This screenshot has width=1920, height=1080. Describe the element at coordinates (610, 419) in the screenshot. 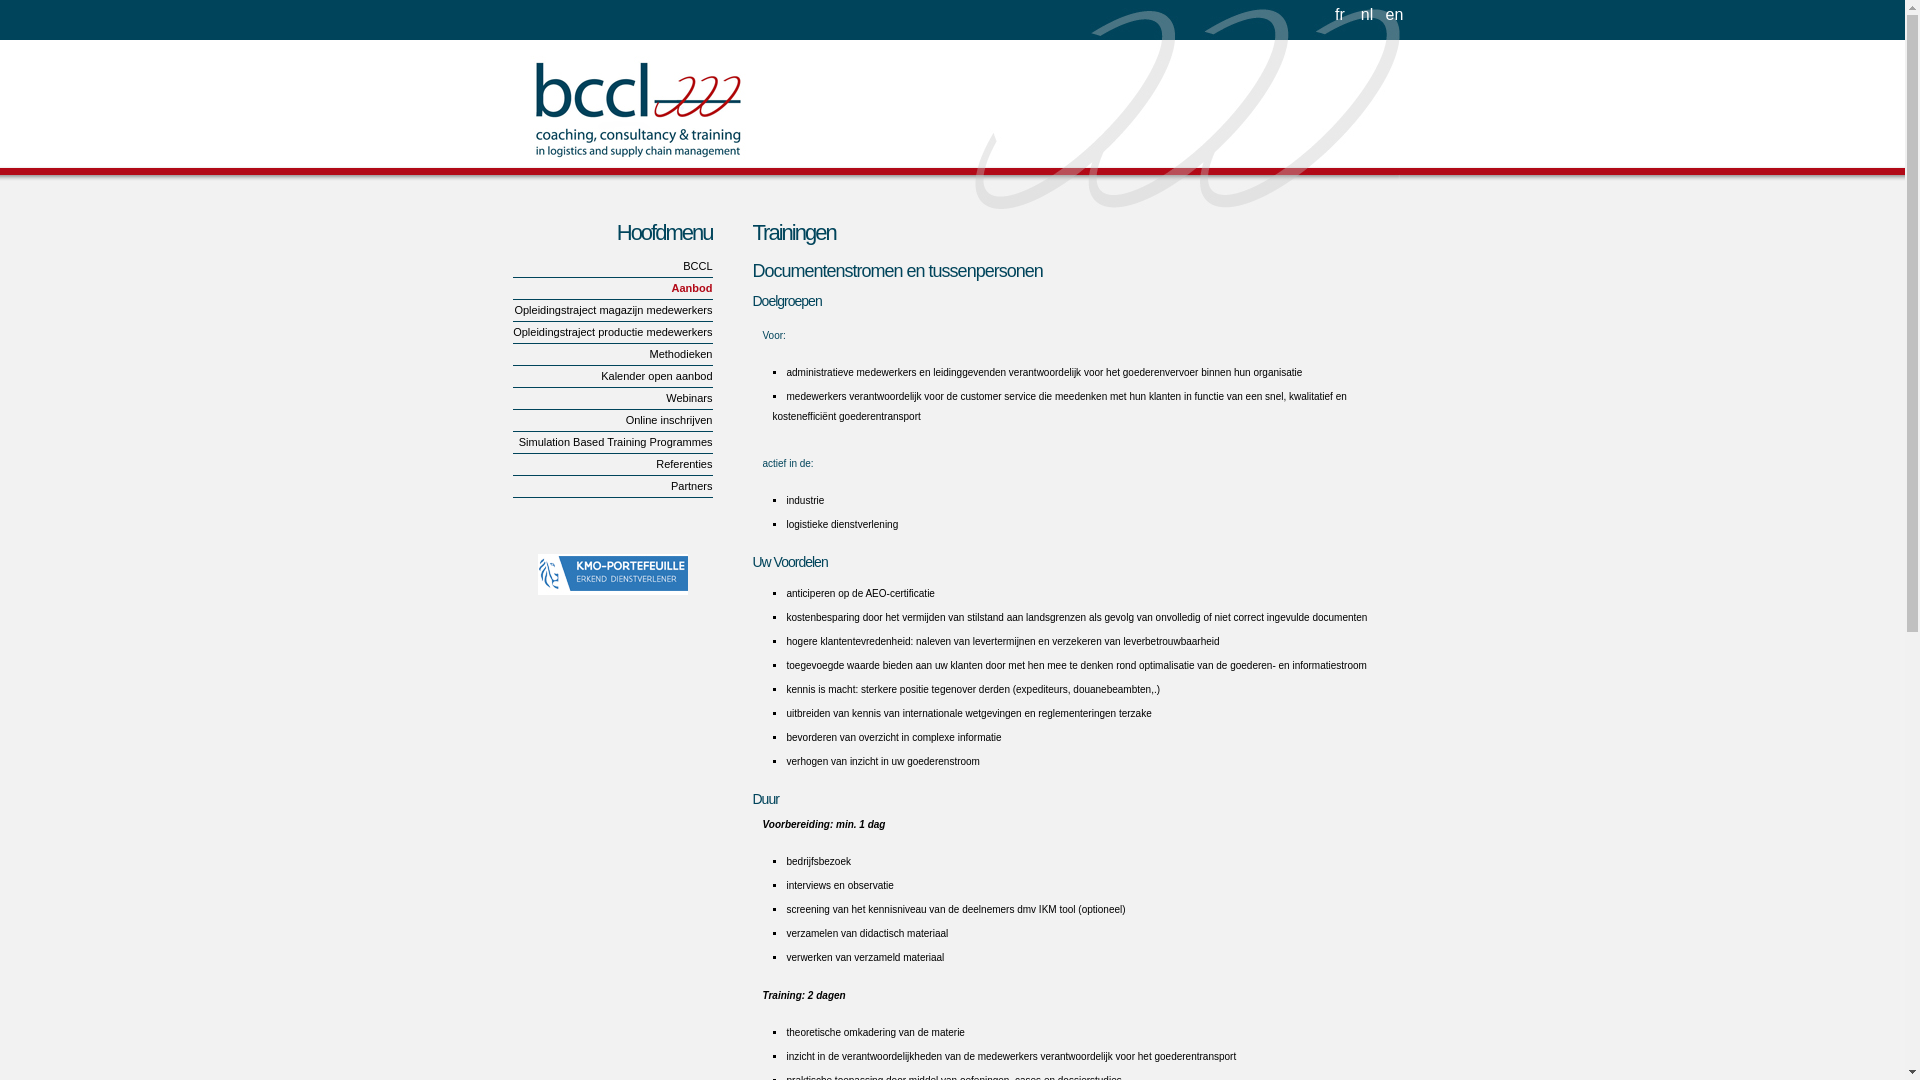

I see `'Online inschrijven'` at that location.